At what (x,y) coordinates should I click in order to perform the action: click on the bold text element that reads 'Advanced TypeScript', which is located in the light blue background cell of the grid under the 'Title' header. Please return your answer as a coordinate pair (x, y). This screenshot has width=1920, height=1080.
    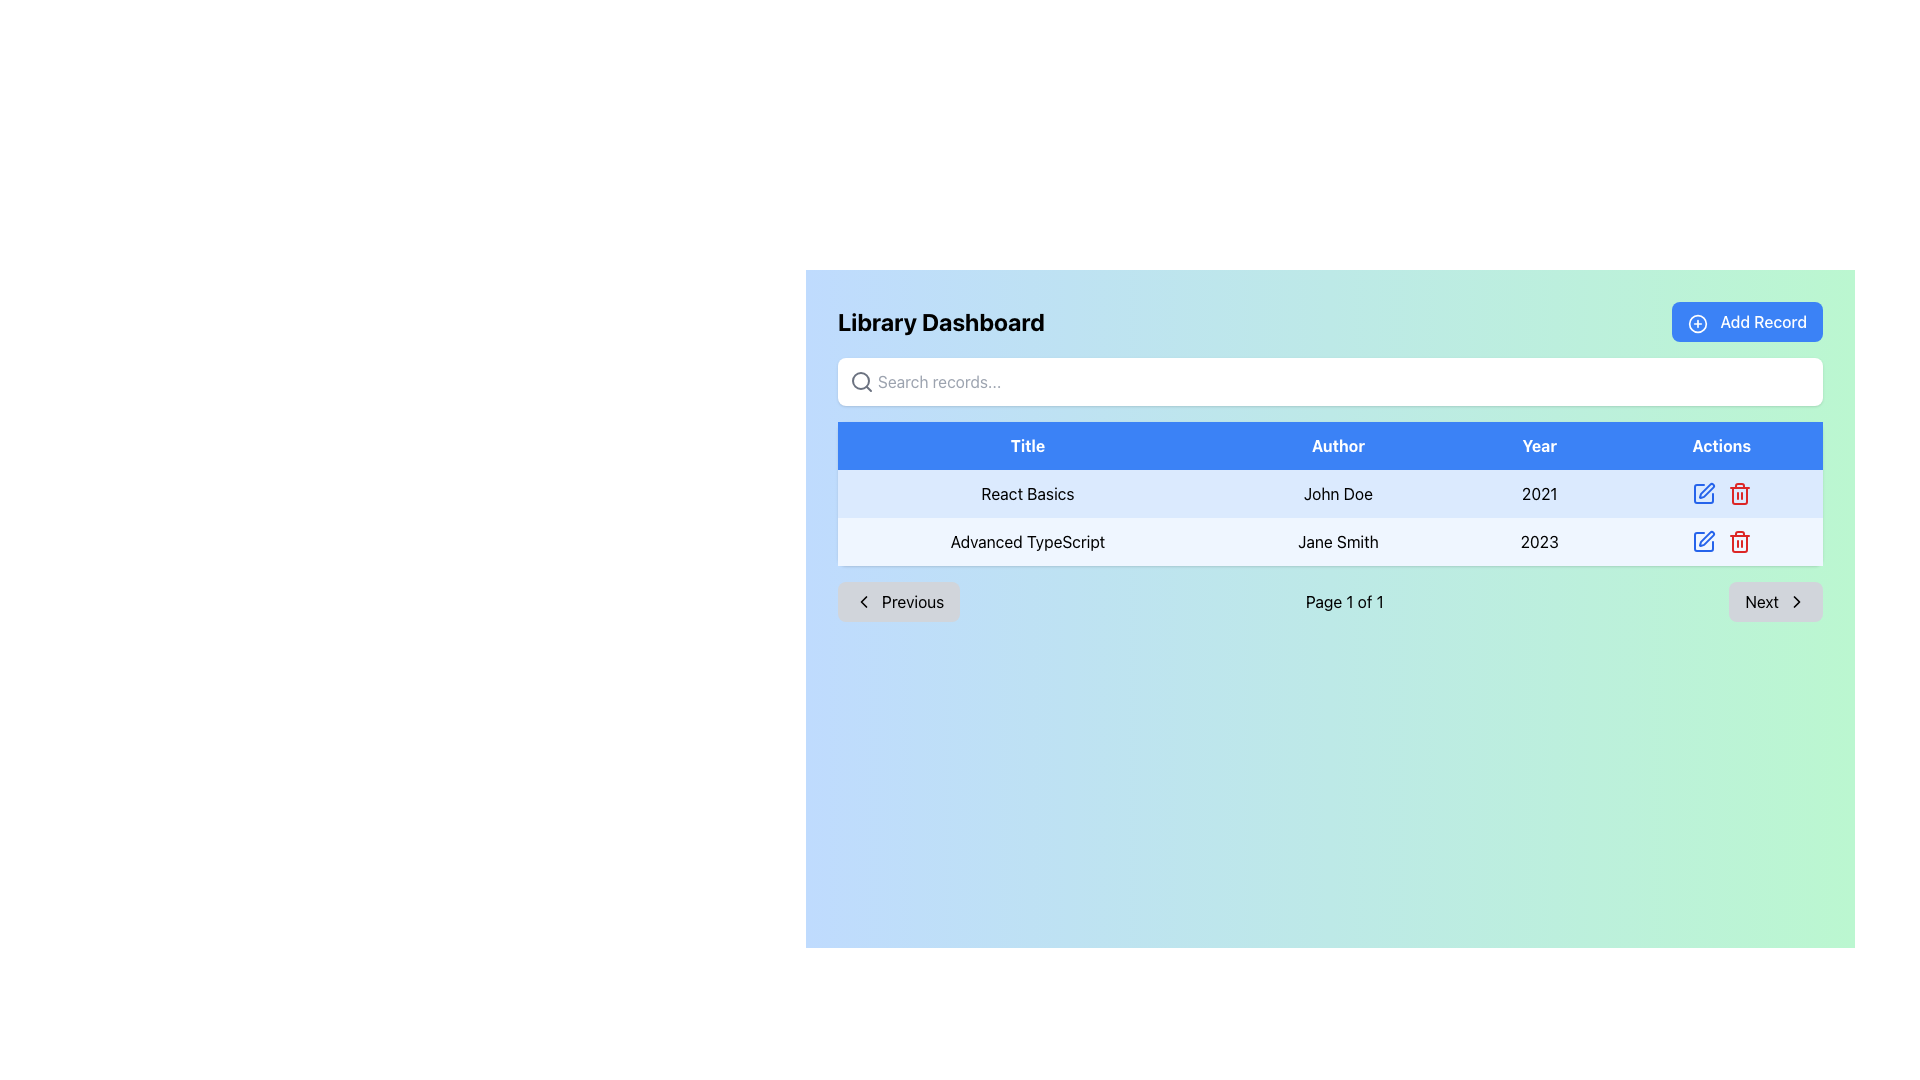
    Looking at the image, I should click on (1027, 542).